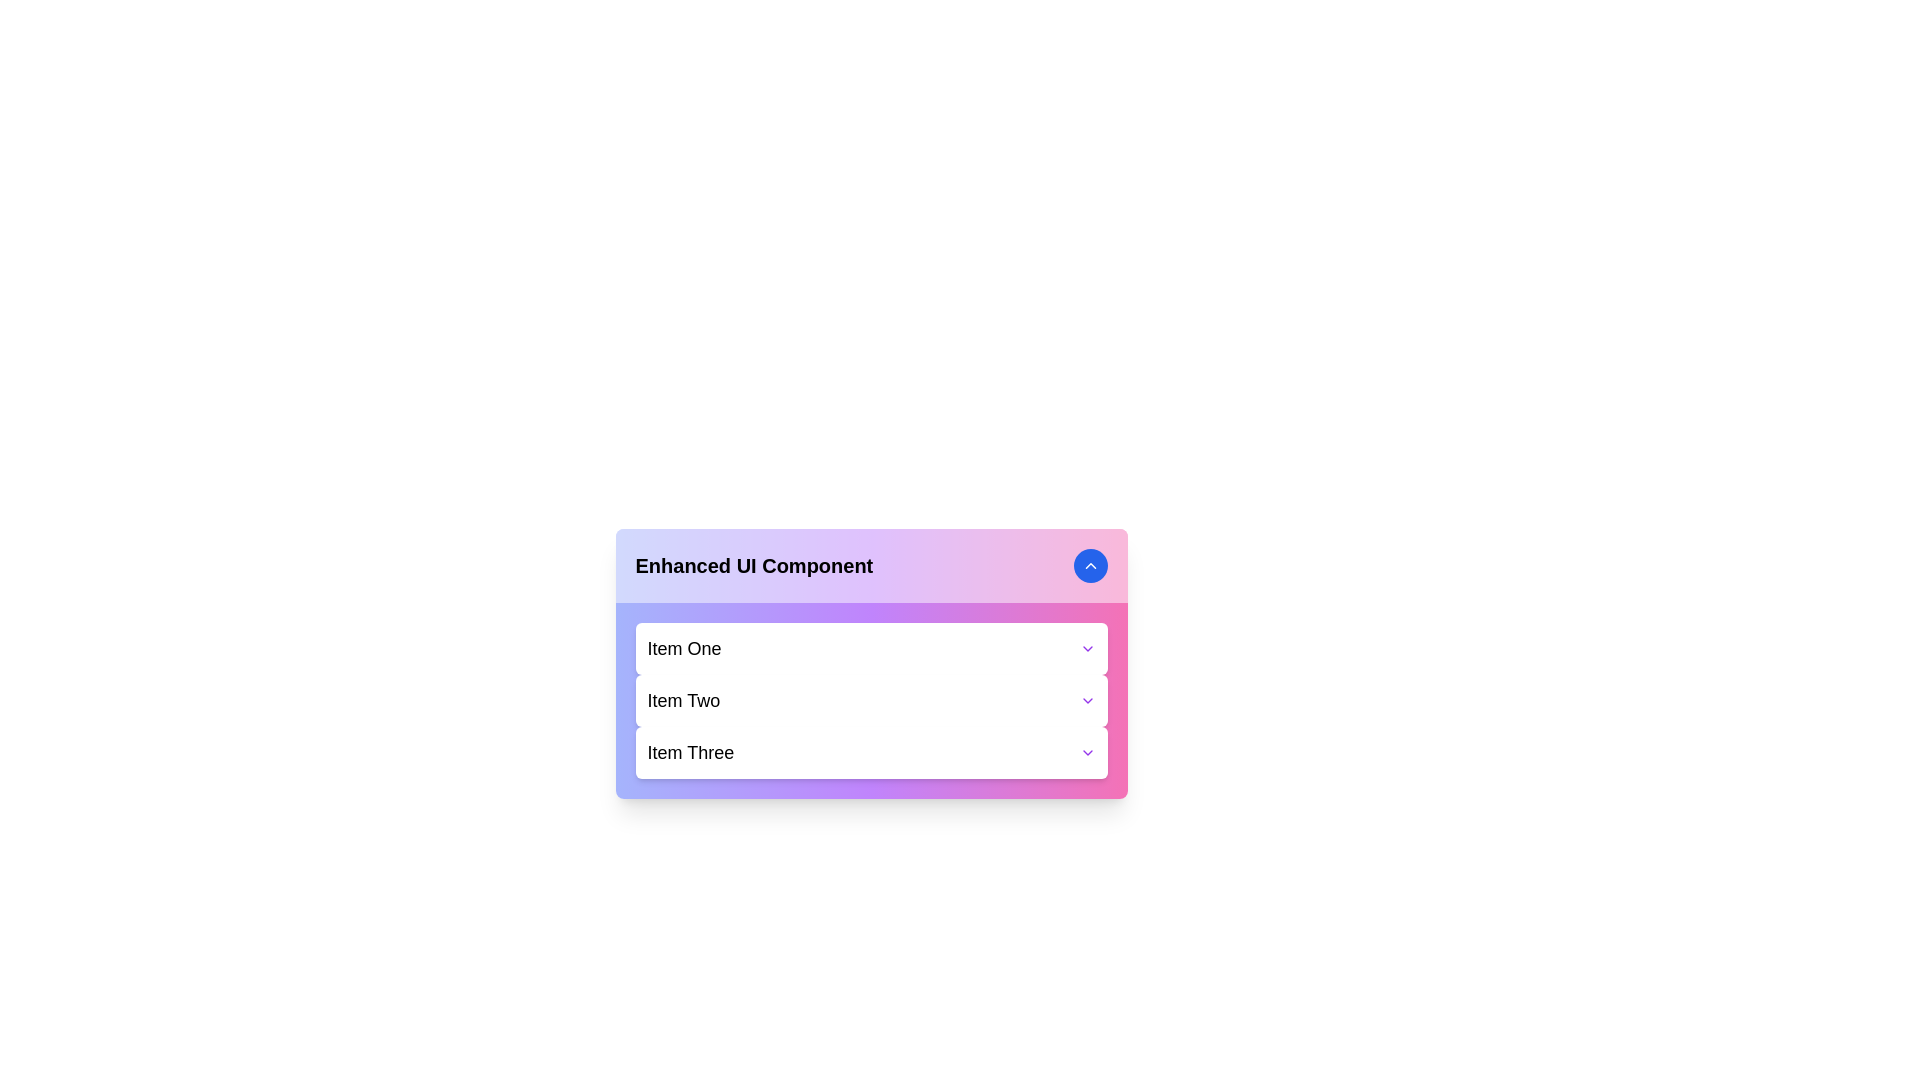 The height and width of the screenshot is (1080, 1920). I want to click on the text label at the top-left corner of the component, which serves as a header or title for the interface, so click(753, 566).